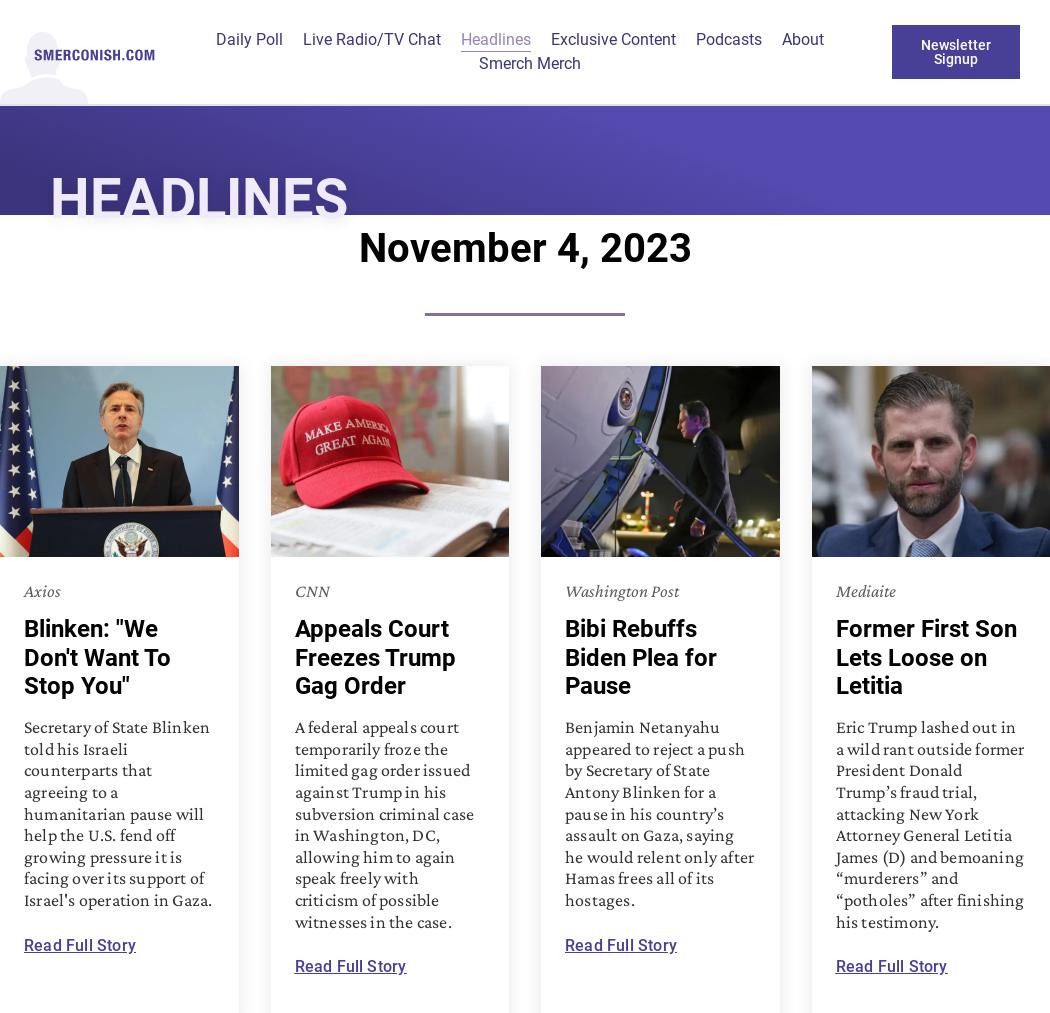 The height and width of the screenshot is (1013, 1050). I want to click on 'November 4, 2023', so click(523, 247).